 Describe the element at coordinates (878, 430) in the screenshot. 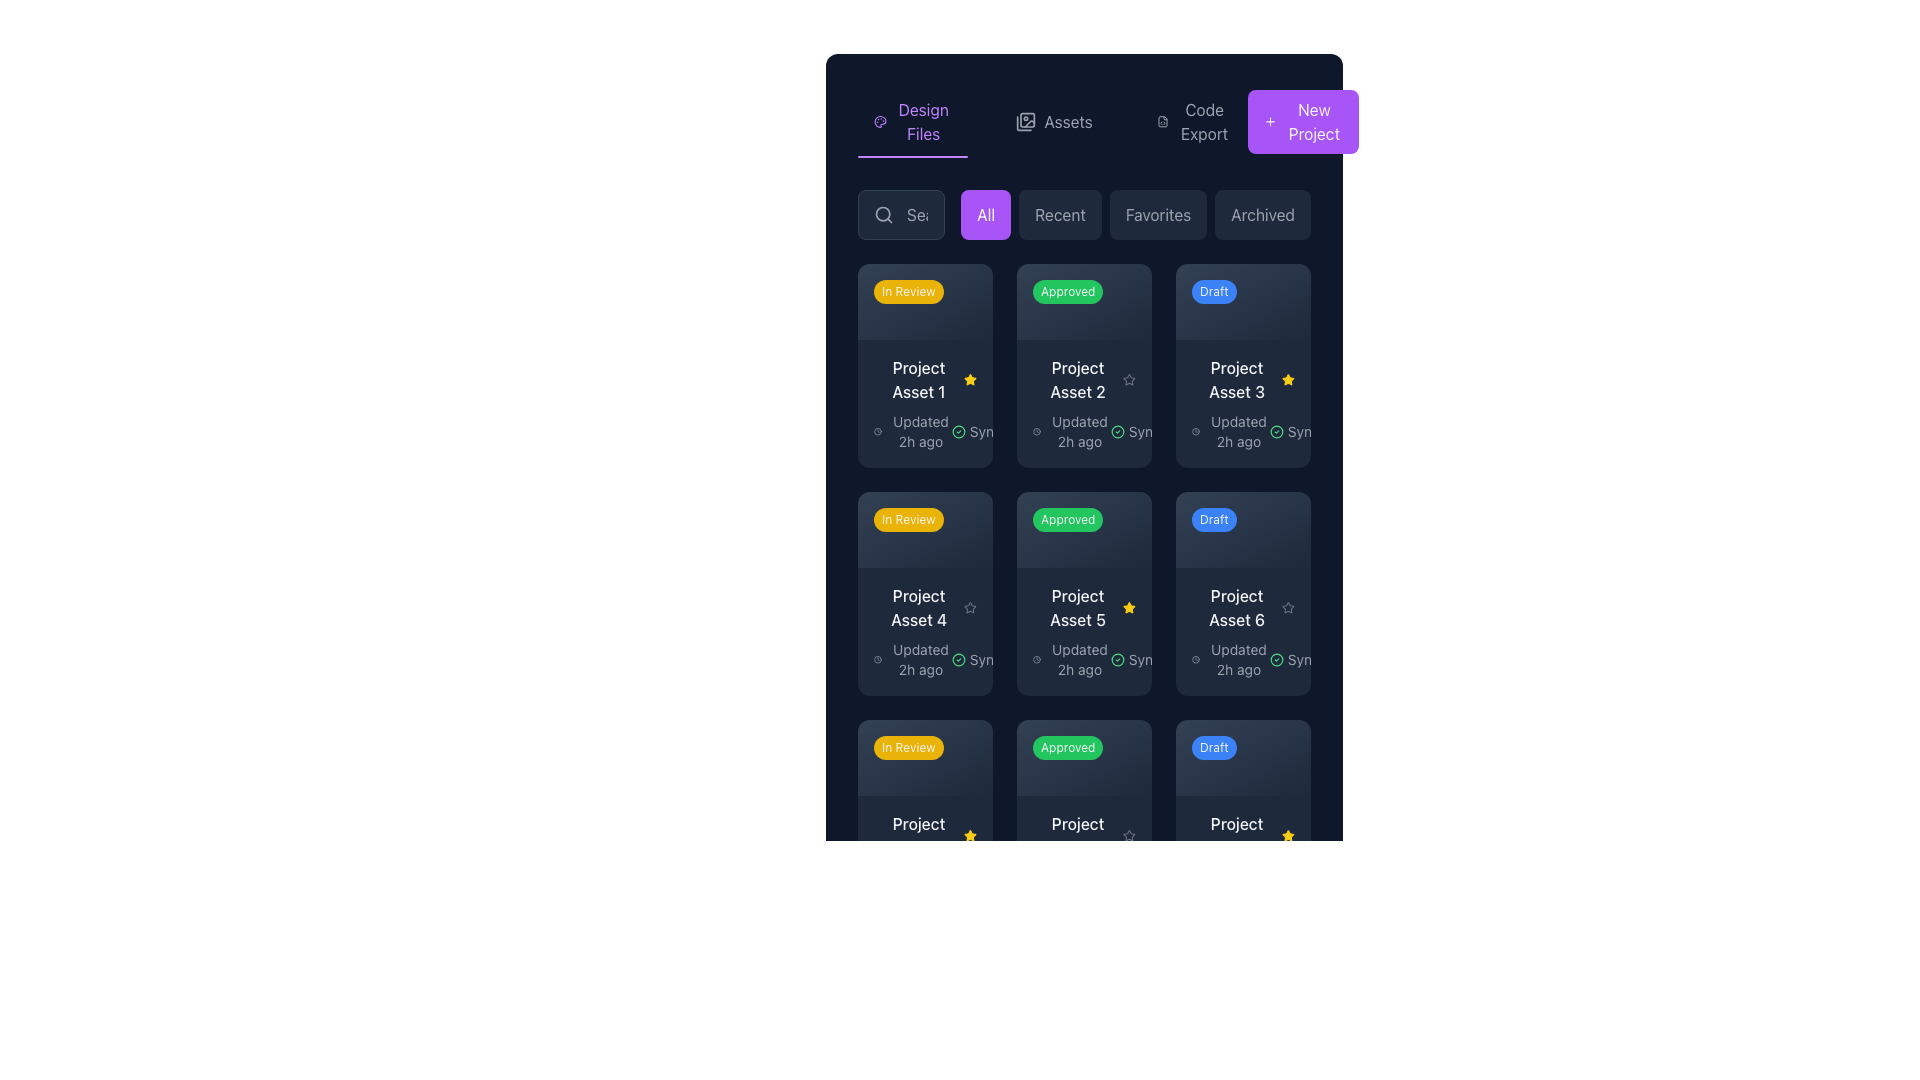

I see `the clock icon, which is a circular outline with clock hands, located to the left of the text 'Updated 2h ago' in the card element` at that location.